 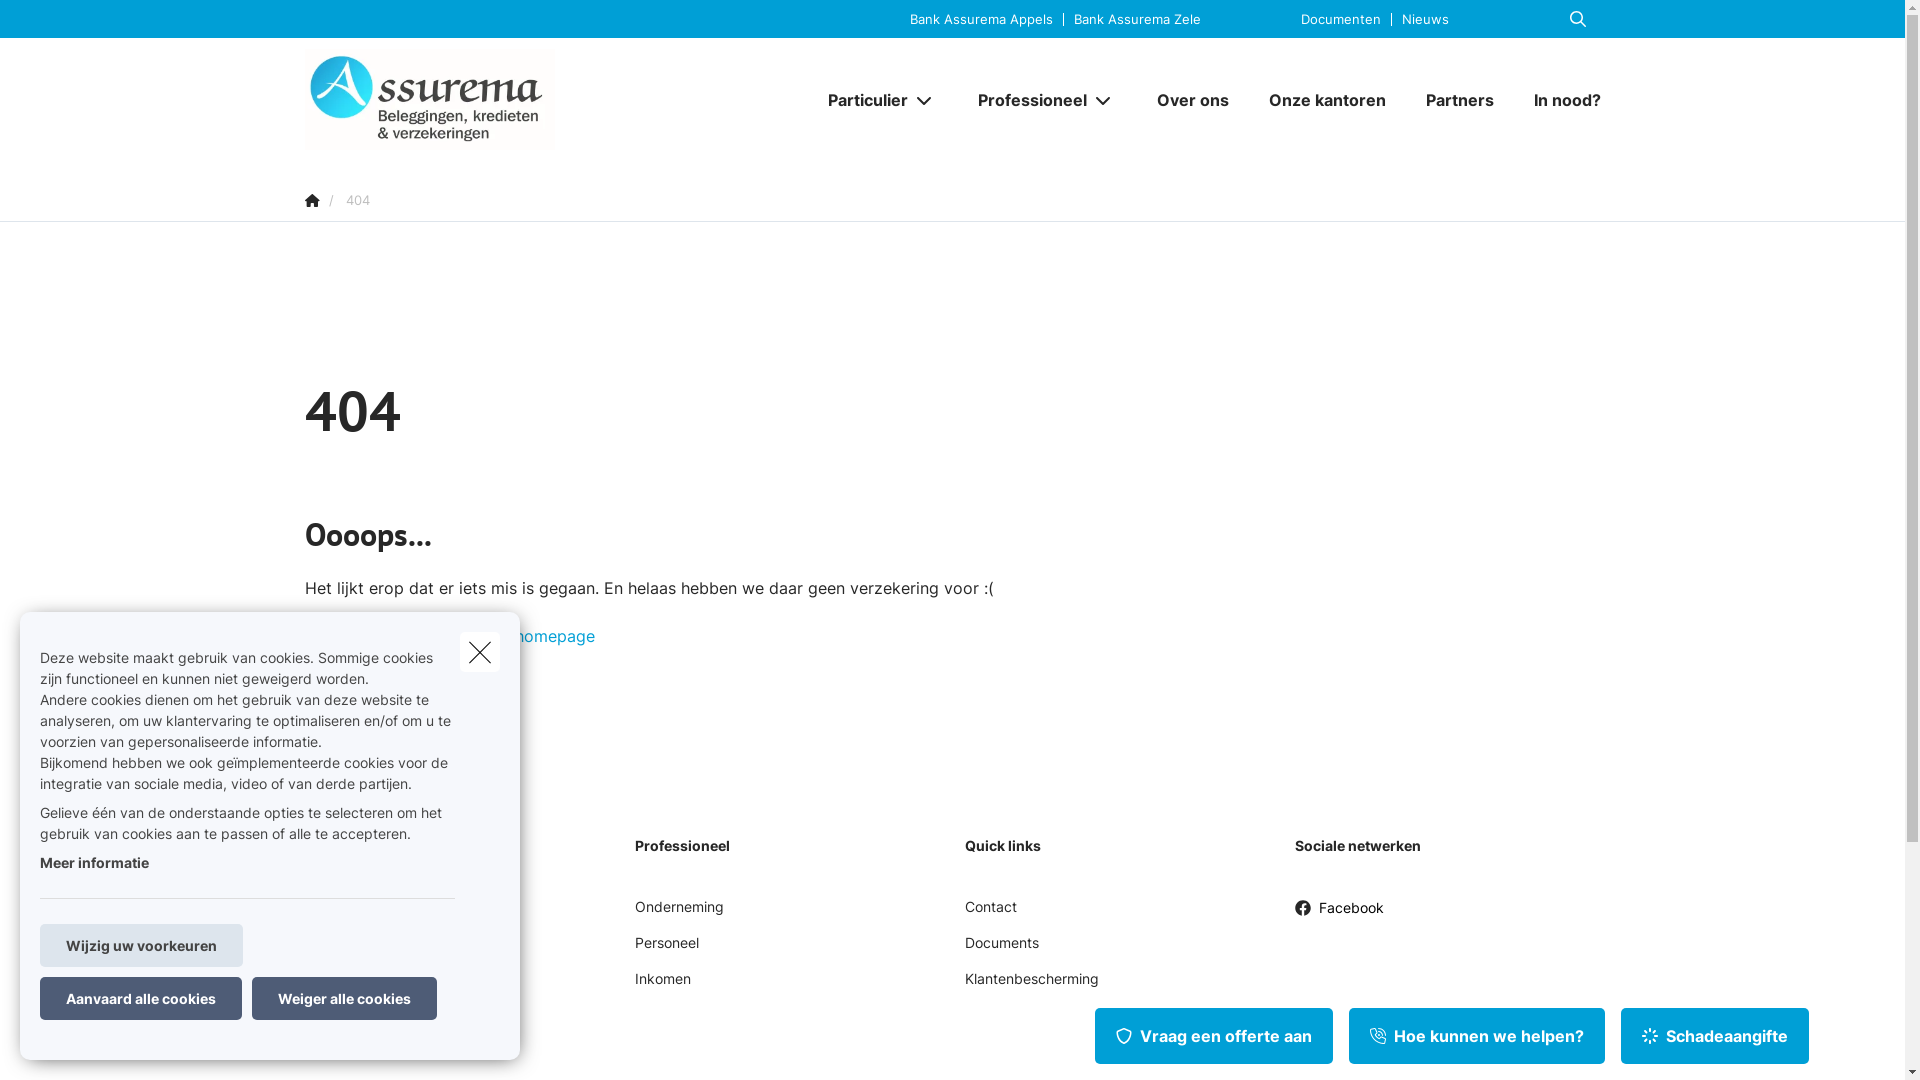 I want to click on 'Contact', so click(x=989, y=914).